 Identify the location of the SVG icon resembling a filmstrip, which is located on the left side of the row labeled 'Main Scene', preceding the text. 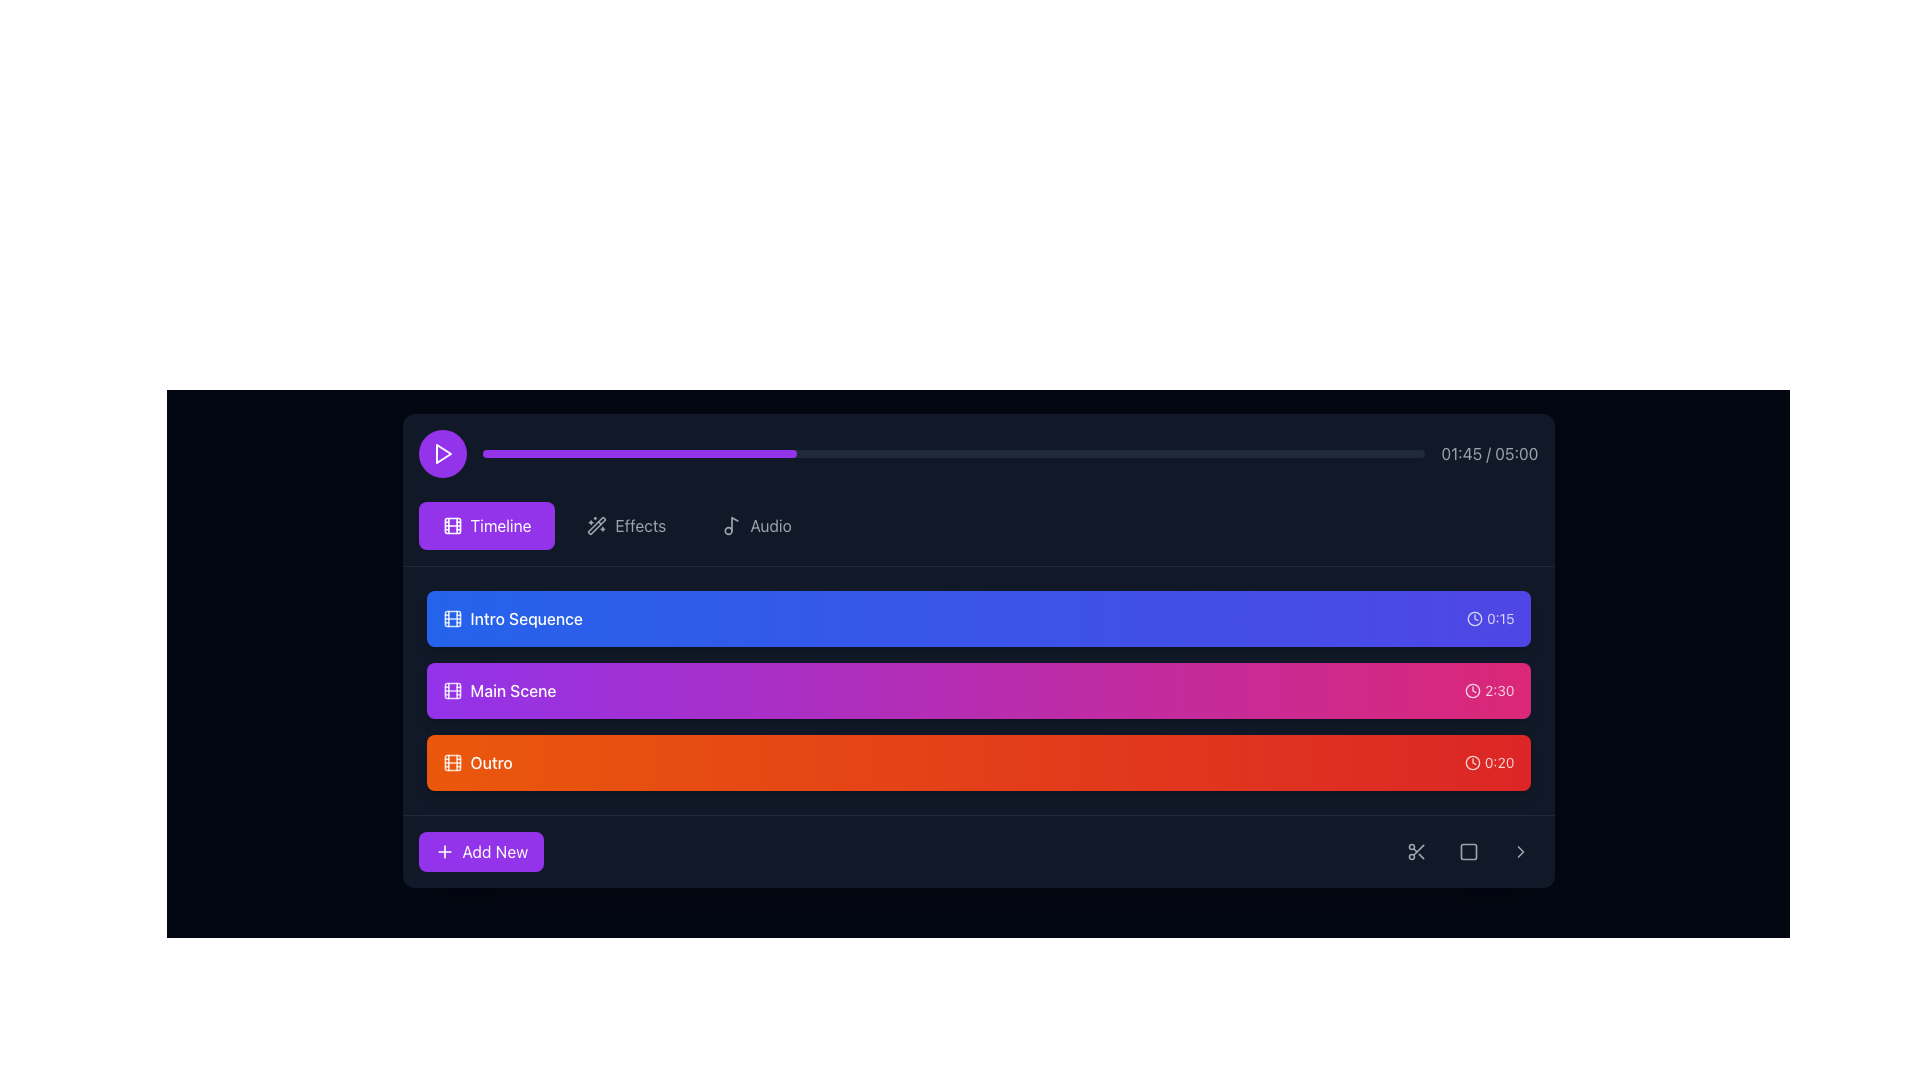
(451, 689).